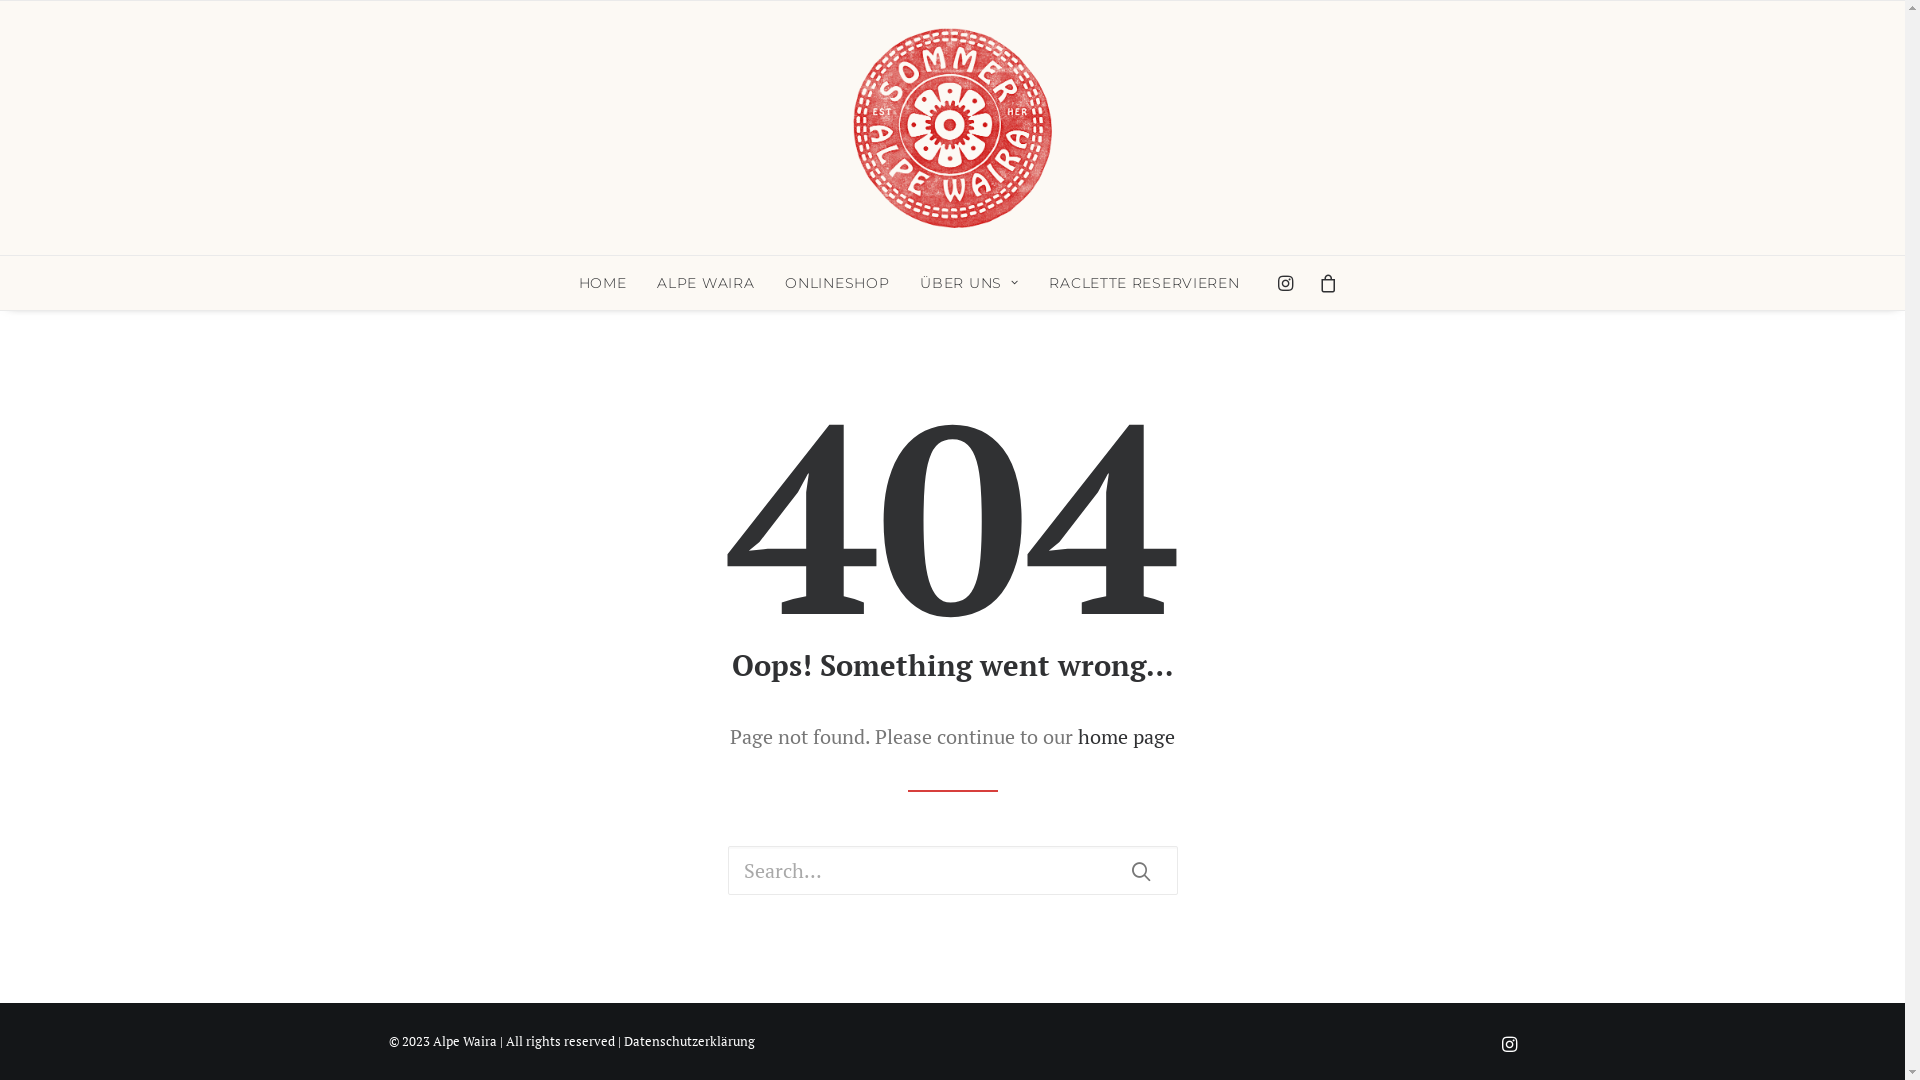  I want to click on 'cart', so click(1322, 282).